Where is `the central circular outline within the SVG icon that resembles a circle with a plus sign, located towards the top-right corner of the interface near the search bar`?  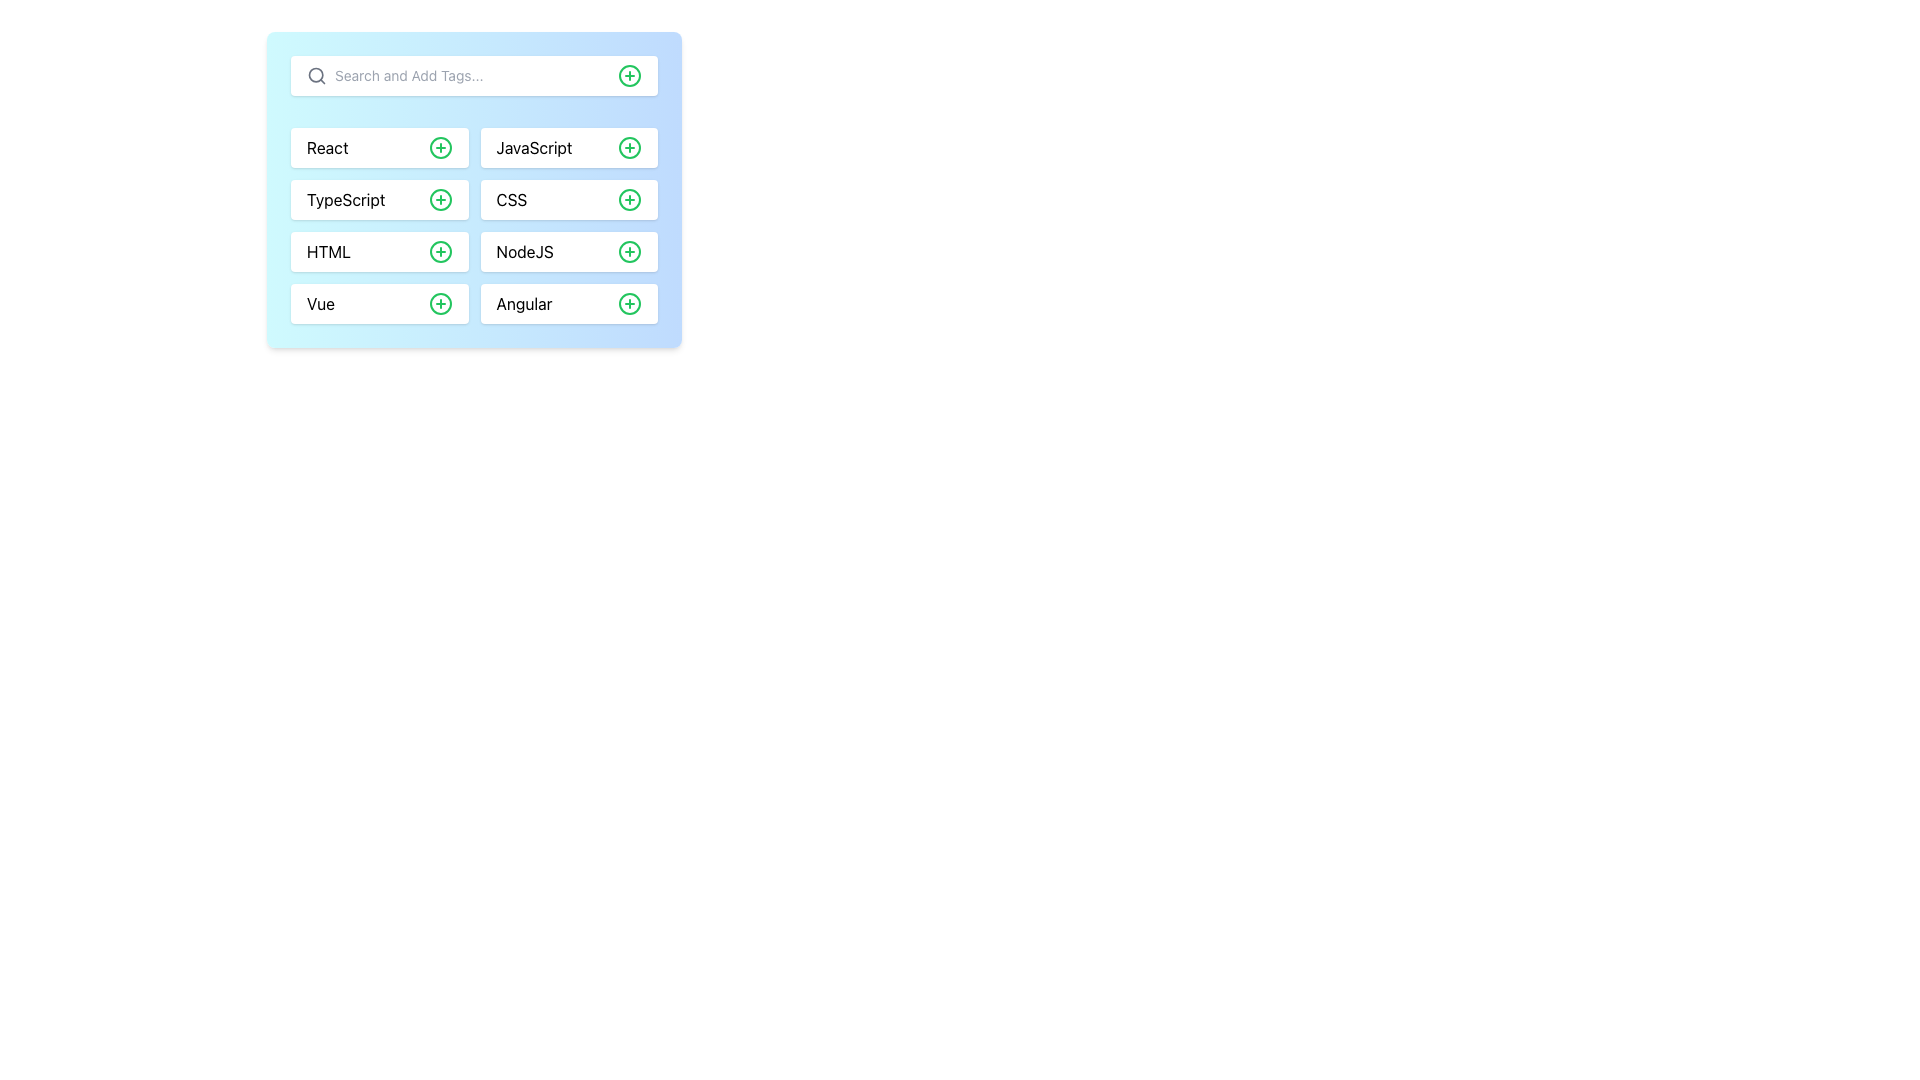 the central circular outline within the SVG icon that resembles a circle with a plus sign, located towards the top-right corner of the interface near the search bar is located at coordinates (628, 75).